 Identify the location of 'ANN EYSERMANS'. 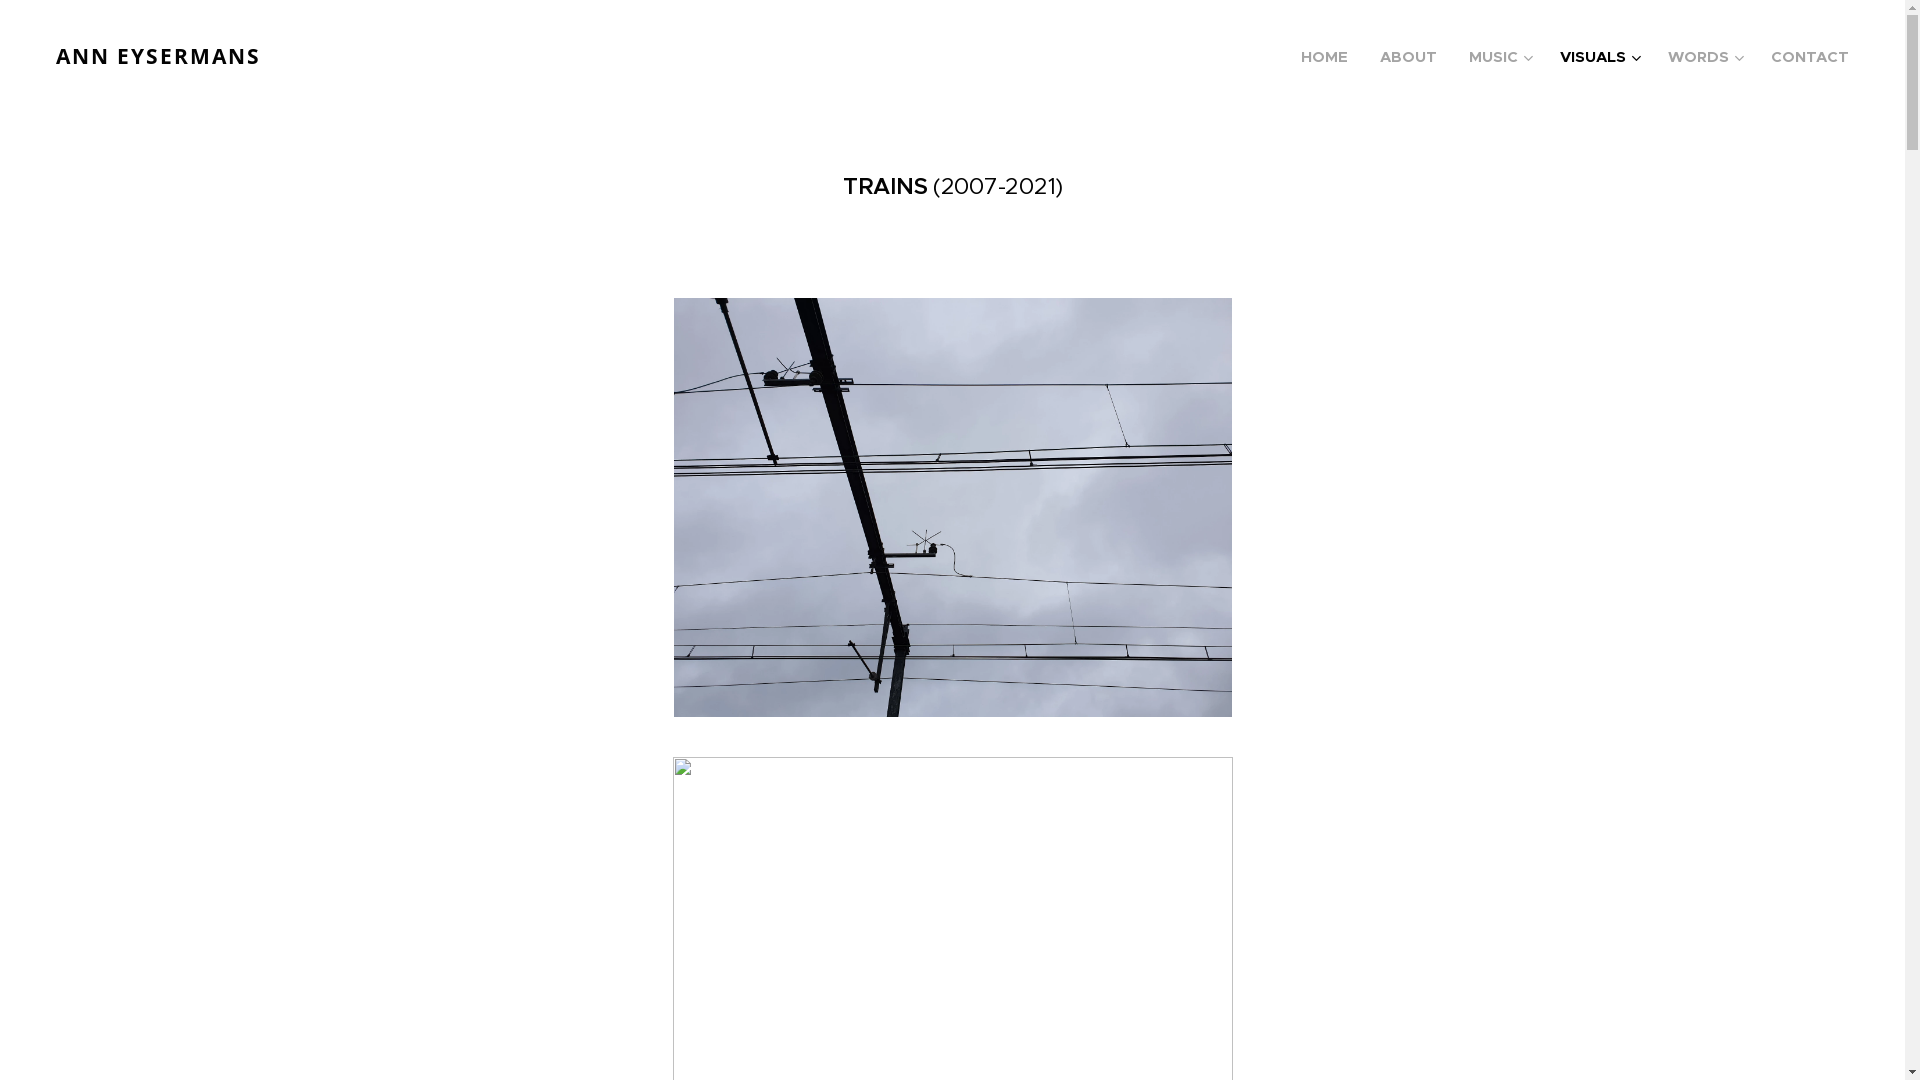
(157, 56).